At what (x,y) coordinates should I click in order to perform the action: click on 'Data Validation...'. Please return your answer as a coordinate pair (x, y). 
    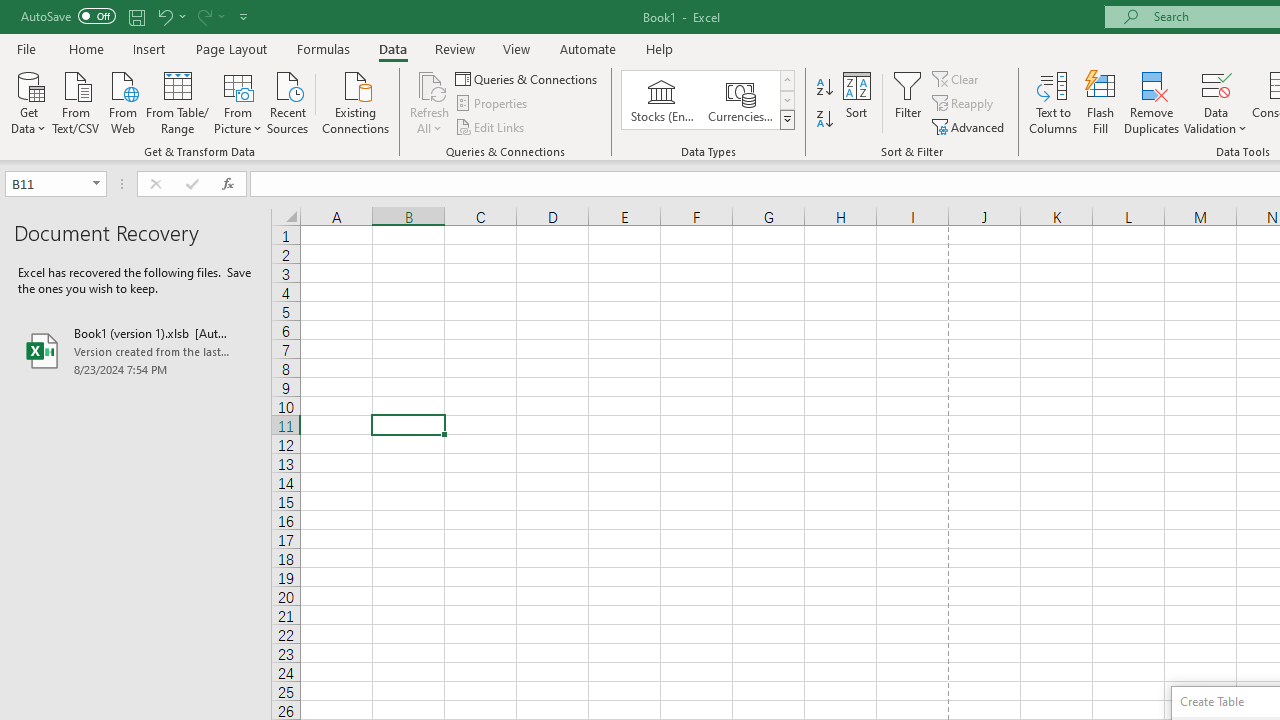
    Looking at the image, I should click on (1215, 103).